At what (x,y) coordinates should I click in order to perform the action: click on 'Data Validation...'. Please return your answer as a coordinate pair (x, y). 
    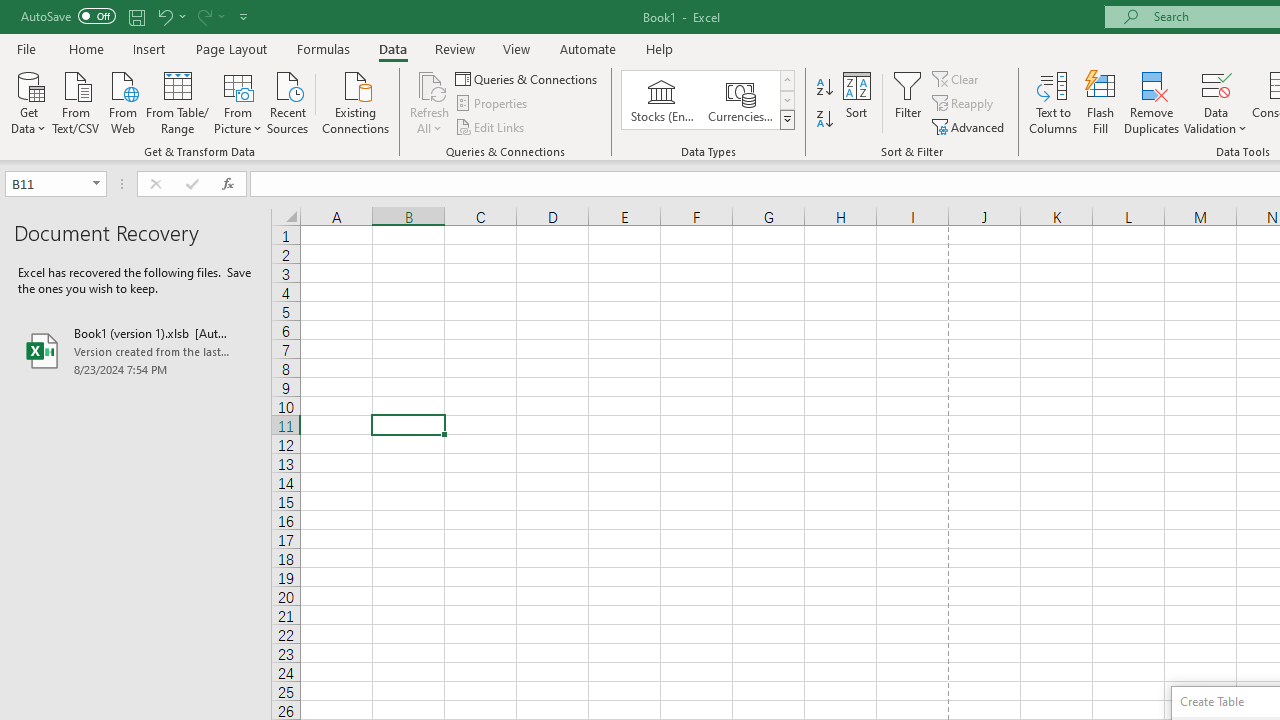
    Looking at the image, I should click on (1215, 103).